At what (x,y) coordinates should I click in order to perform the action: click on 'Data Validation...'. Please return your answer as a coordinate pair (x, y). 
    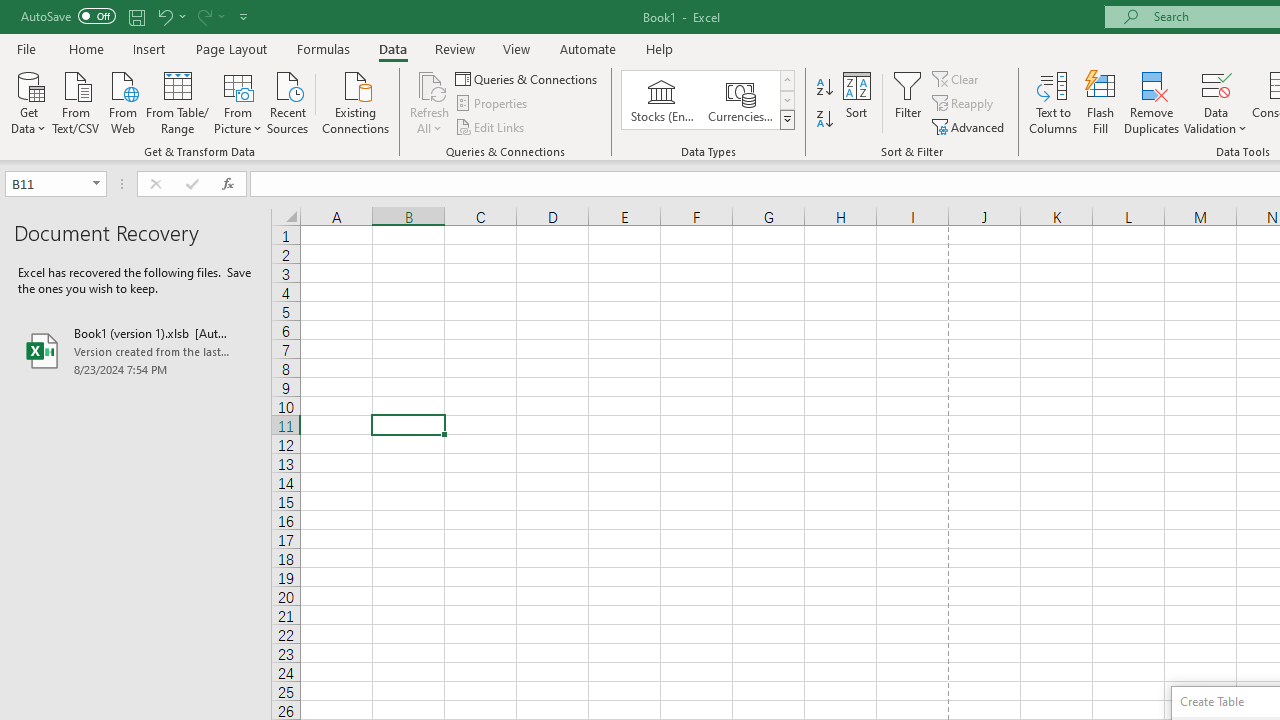
    Looking at the image, I should click on (1215, 103).